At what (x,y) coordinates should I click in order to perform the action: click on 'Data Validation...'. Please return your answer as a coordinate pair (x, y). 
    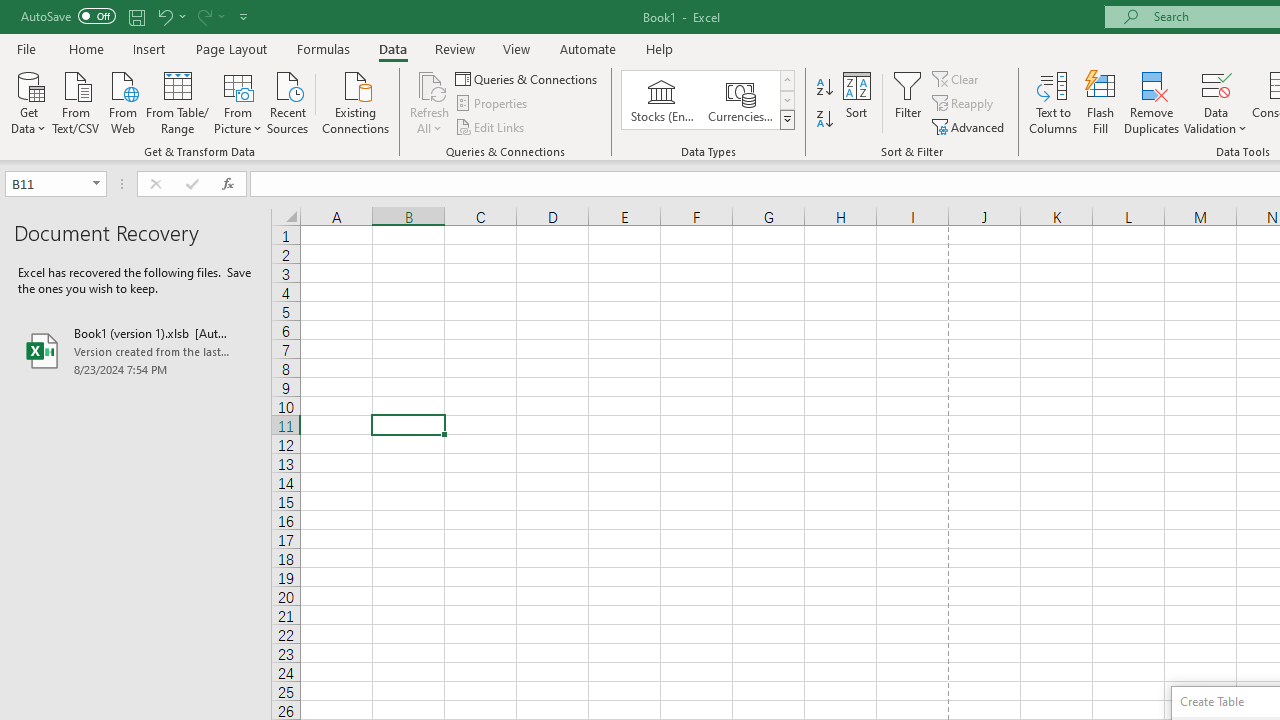
    Looking at the image, I should click on (1215, 103).